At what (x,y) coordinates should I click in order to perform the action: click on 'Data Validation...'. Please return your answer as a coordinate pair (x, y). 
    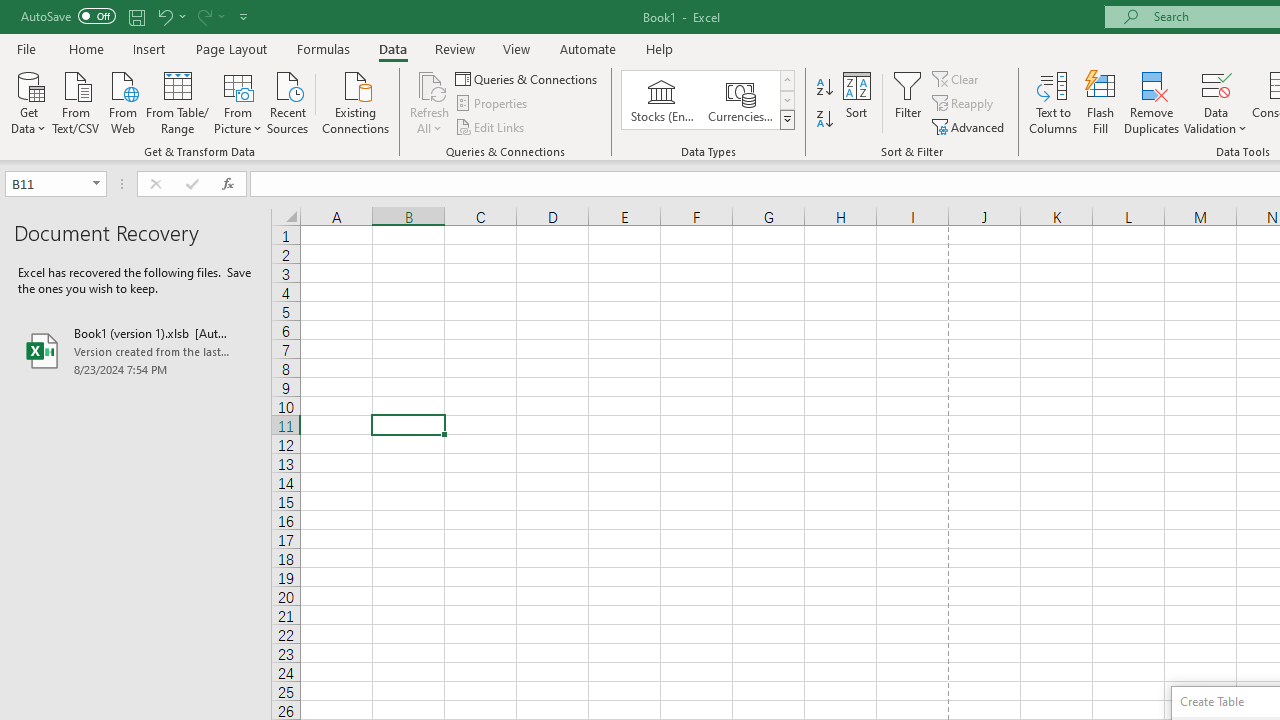
    Looking at the image, I should click on (1215, 103).